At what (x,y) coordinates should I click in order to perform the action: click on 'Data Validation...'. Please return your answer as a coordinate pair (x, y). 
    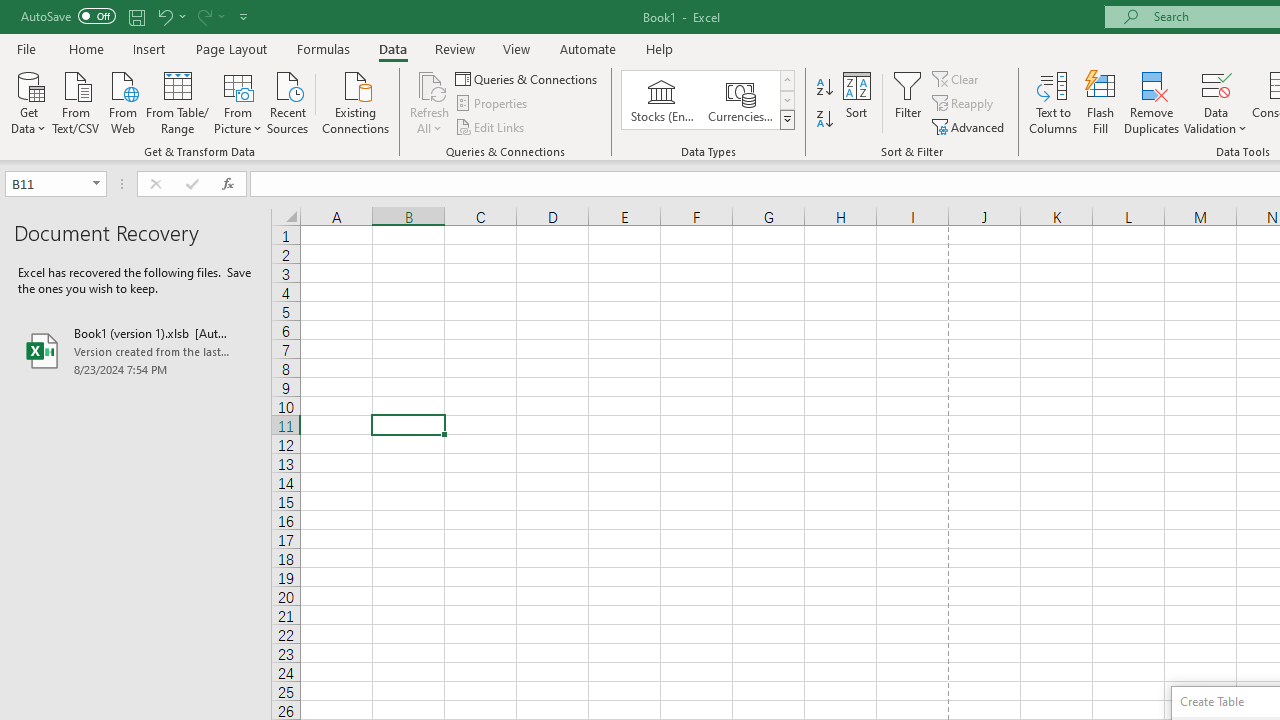
    Looking at the image, I should click on (1215, 103).